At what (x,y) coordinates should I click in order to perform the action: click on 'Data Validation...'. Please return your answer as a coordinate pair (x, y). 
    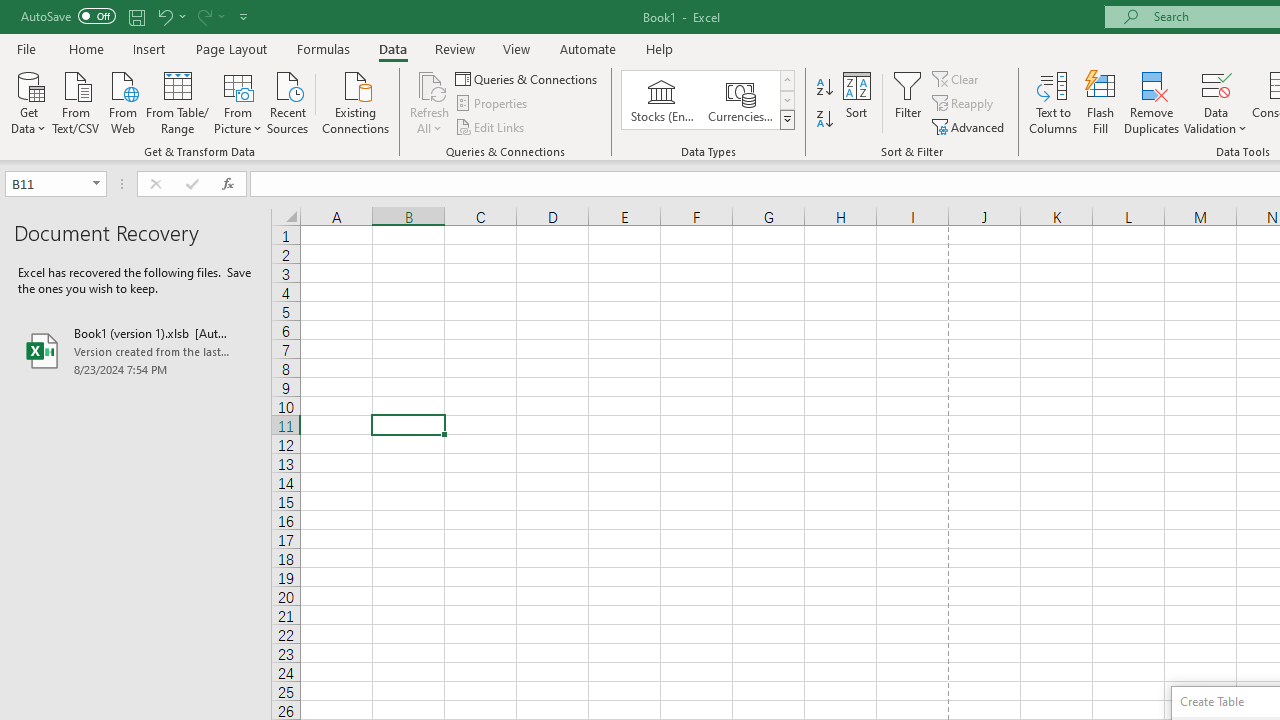
    Looking at the image, I should click on (1215, 103).